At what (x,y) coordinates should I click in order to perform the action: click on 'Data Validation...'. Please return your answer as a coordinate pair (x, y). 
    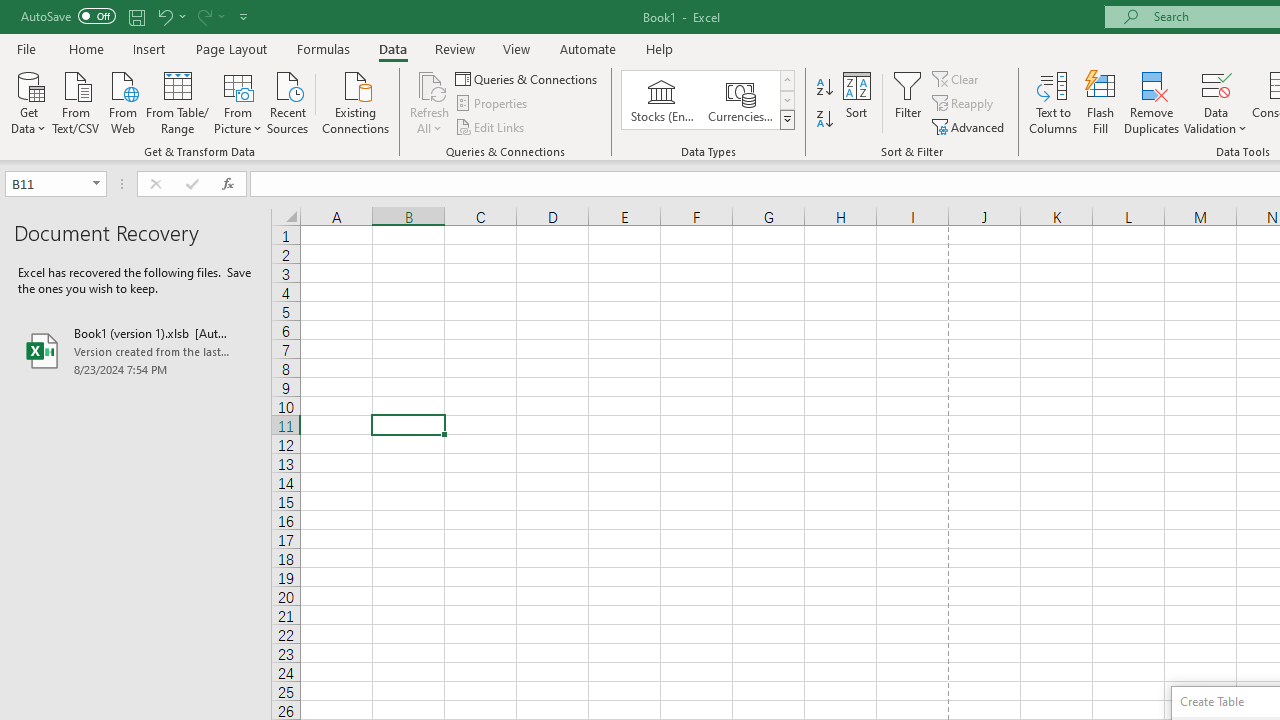
    Looking at the image, I should click on (1215, 103).